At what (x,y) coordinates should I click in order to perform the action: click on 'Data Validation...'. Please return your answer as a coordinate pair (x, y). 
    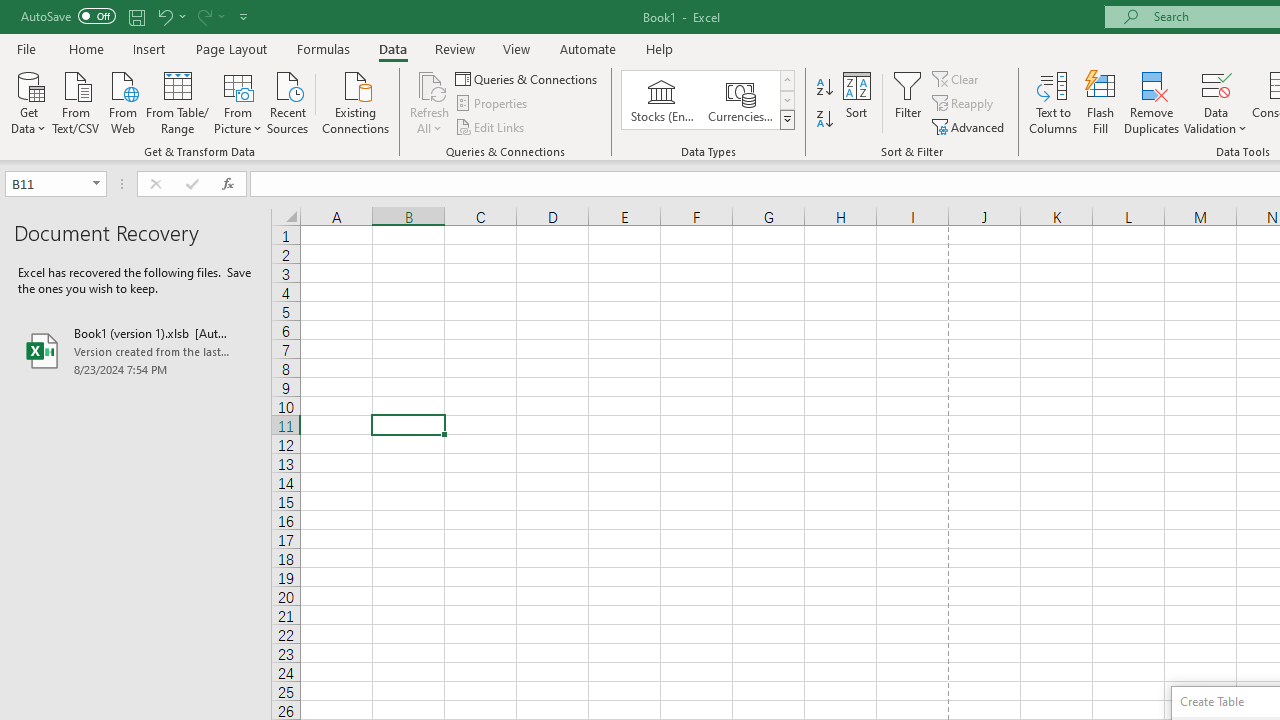
    Looking at the image, I should click on (1215, 103).